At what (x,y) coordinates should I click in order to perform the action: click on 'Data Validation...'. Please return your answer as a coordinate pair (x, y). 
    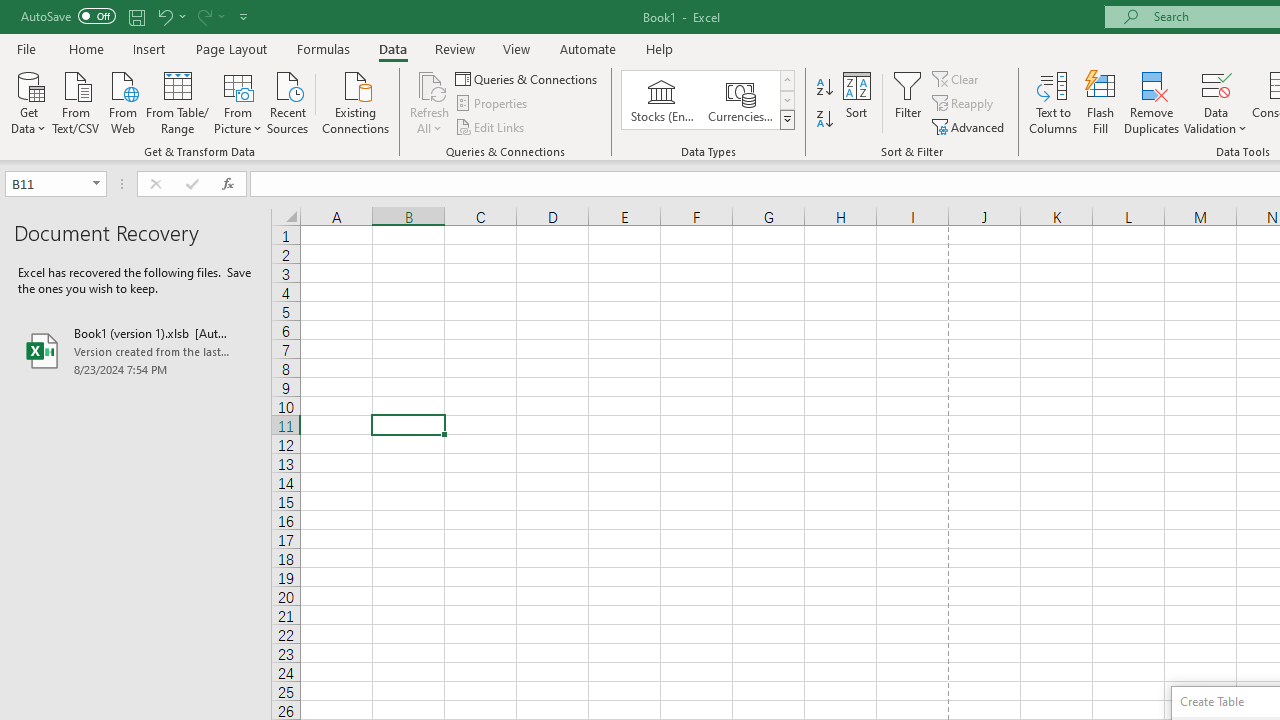
    Looking at the image, I should click on (1215, 103).